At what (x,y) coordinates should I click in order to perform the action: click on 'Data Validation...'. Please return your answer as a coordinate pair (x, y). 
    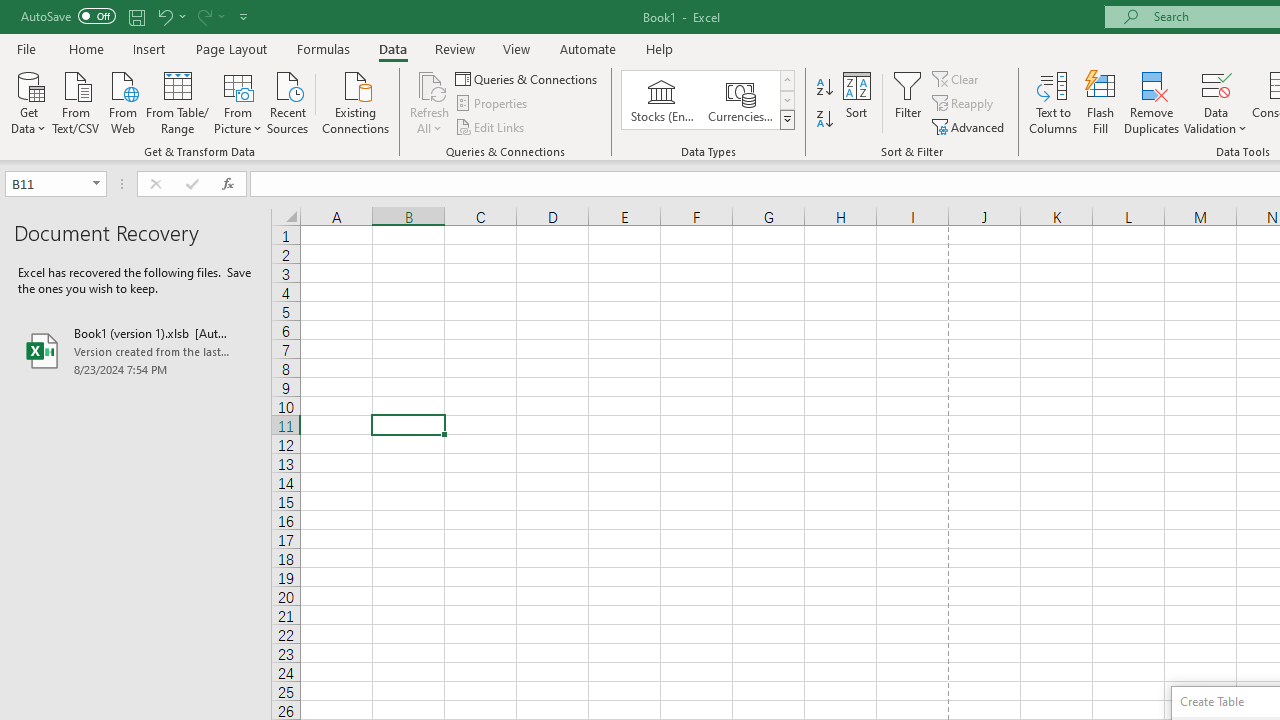
    Looking at the image, I should click on (1215, 103).